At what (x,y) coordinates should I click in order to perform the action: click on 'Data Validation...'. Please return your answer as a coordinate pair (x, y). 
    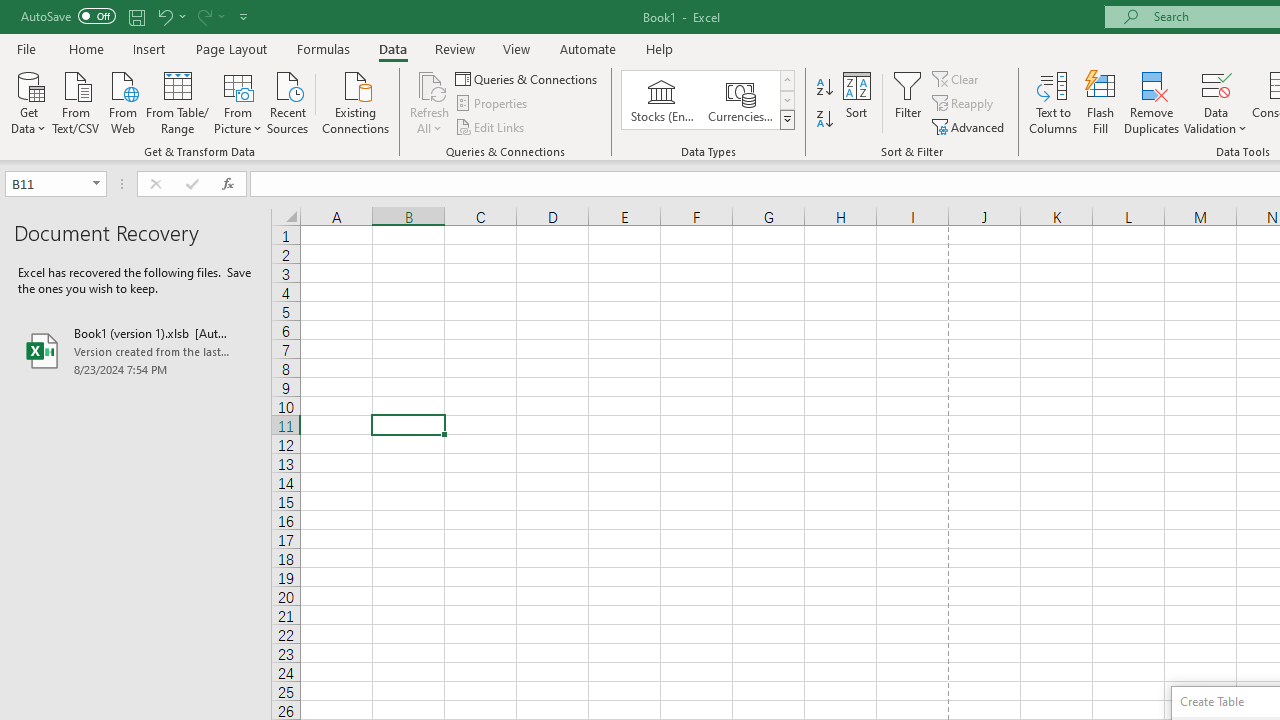
    Looking at the image, I should click on (1215, 103).